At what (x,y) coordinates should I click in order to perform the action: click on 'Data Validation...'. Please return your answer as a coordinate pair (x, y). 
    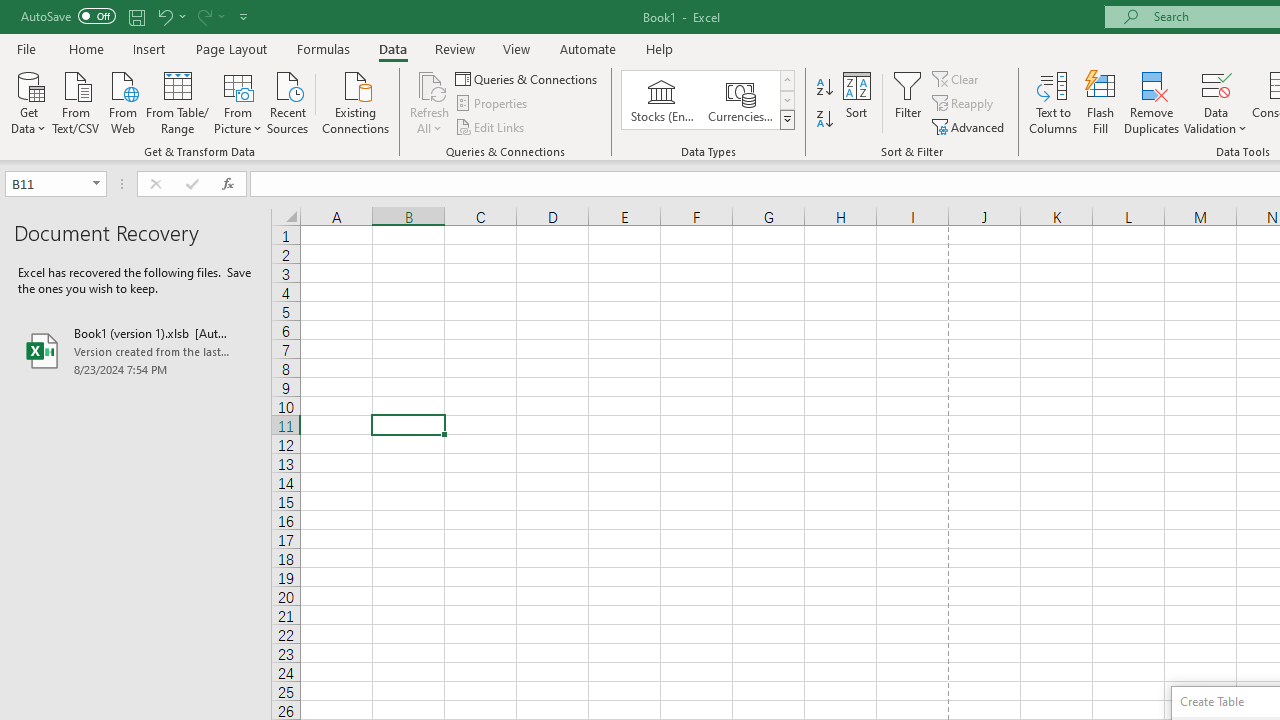
    Looking at the image, I should click on (1215, 103).